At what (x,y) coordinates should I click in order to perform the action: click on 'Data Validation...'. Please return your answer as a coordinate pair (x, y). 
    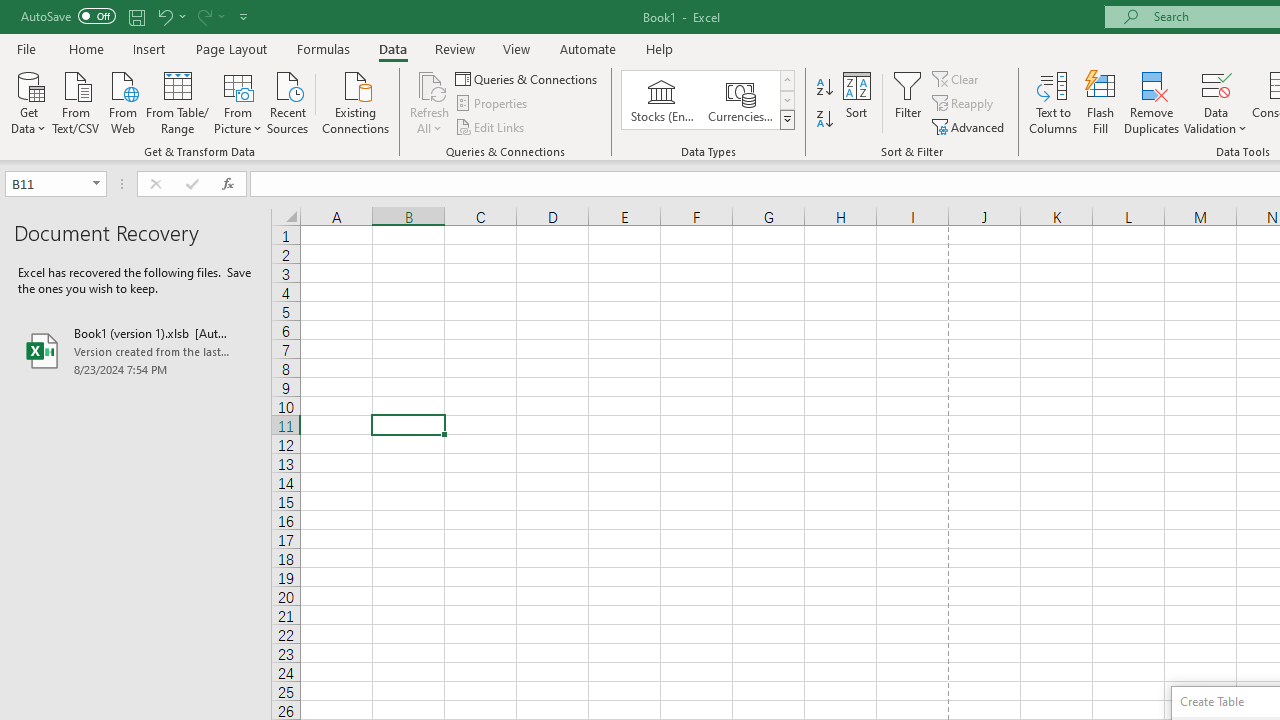
    Looking at the image, I should click on (1215, 103).